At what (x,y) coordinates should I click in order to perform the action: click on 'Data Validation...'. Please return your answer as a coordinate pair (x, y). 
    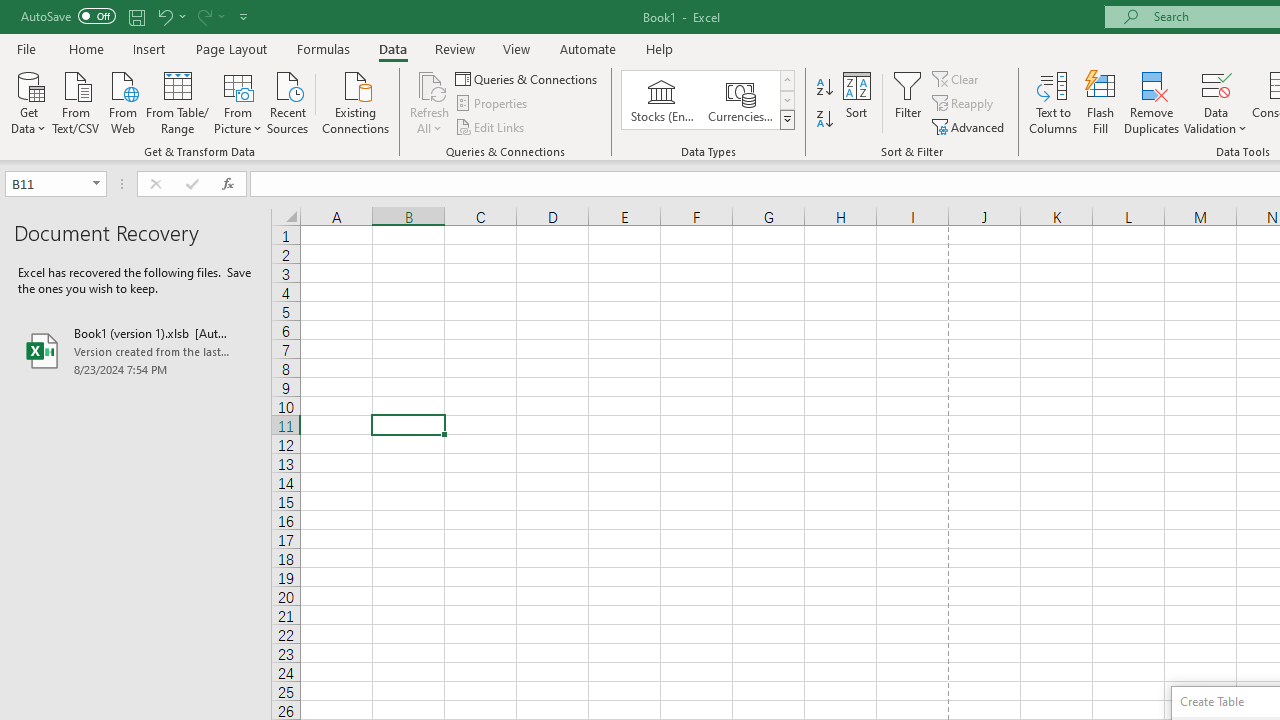
    Looking at the image, I should click on (1215, 103).